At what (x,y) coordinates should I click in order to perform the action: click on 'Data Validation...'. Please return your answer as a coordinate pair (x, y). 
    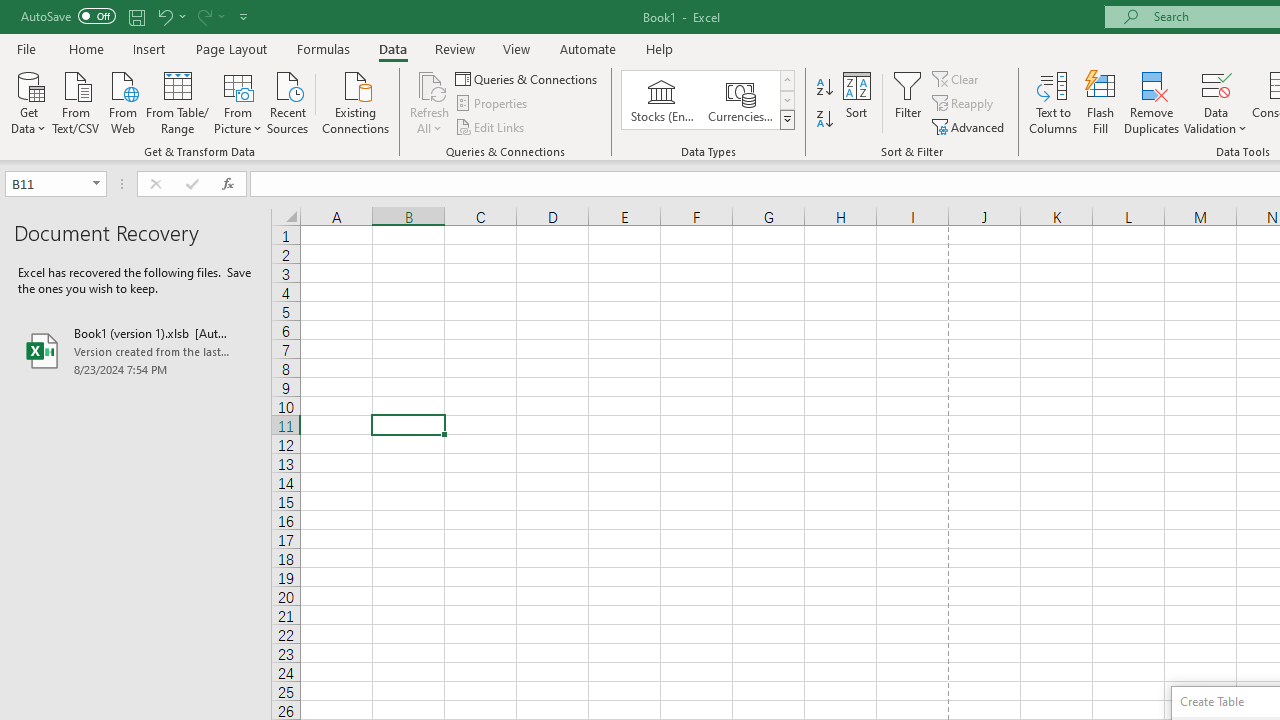
    Looking at the image, I should click on (1215, 103).